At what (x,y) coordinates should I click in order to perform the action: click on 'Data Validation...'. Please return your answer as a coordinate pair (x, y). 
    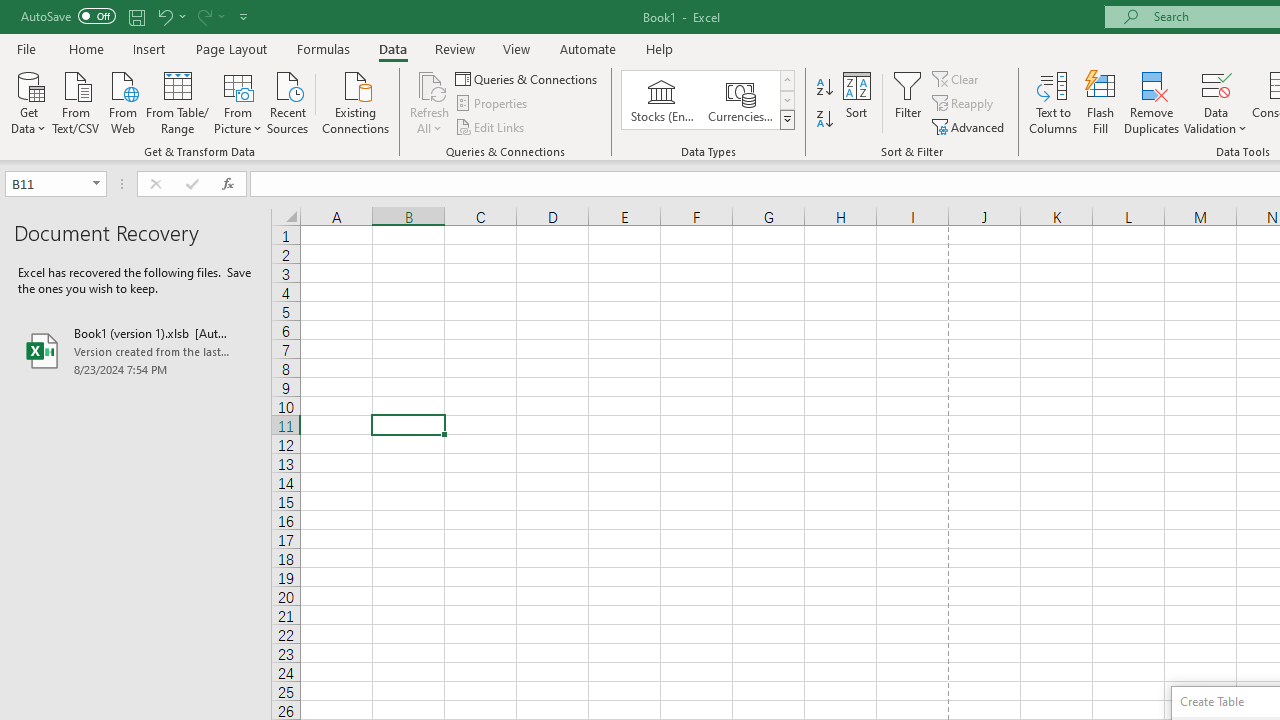
    Looking at the image, I should click on (1215, 103).